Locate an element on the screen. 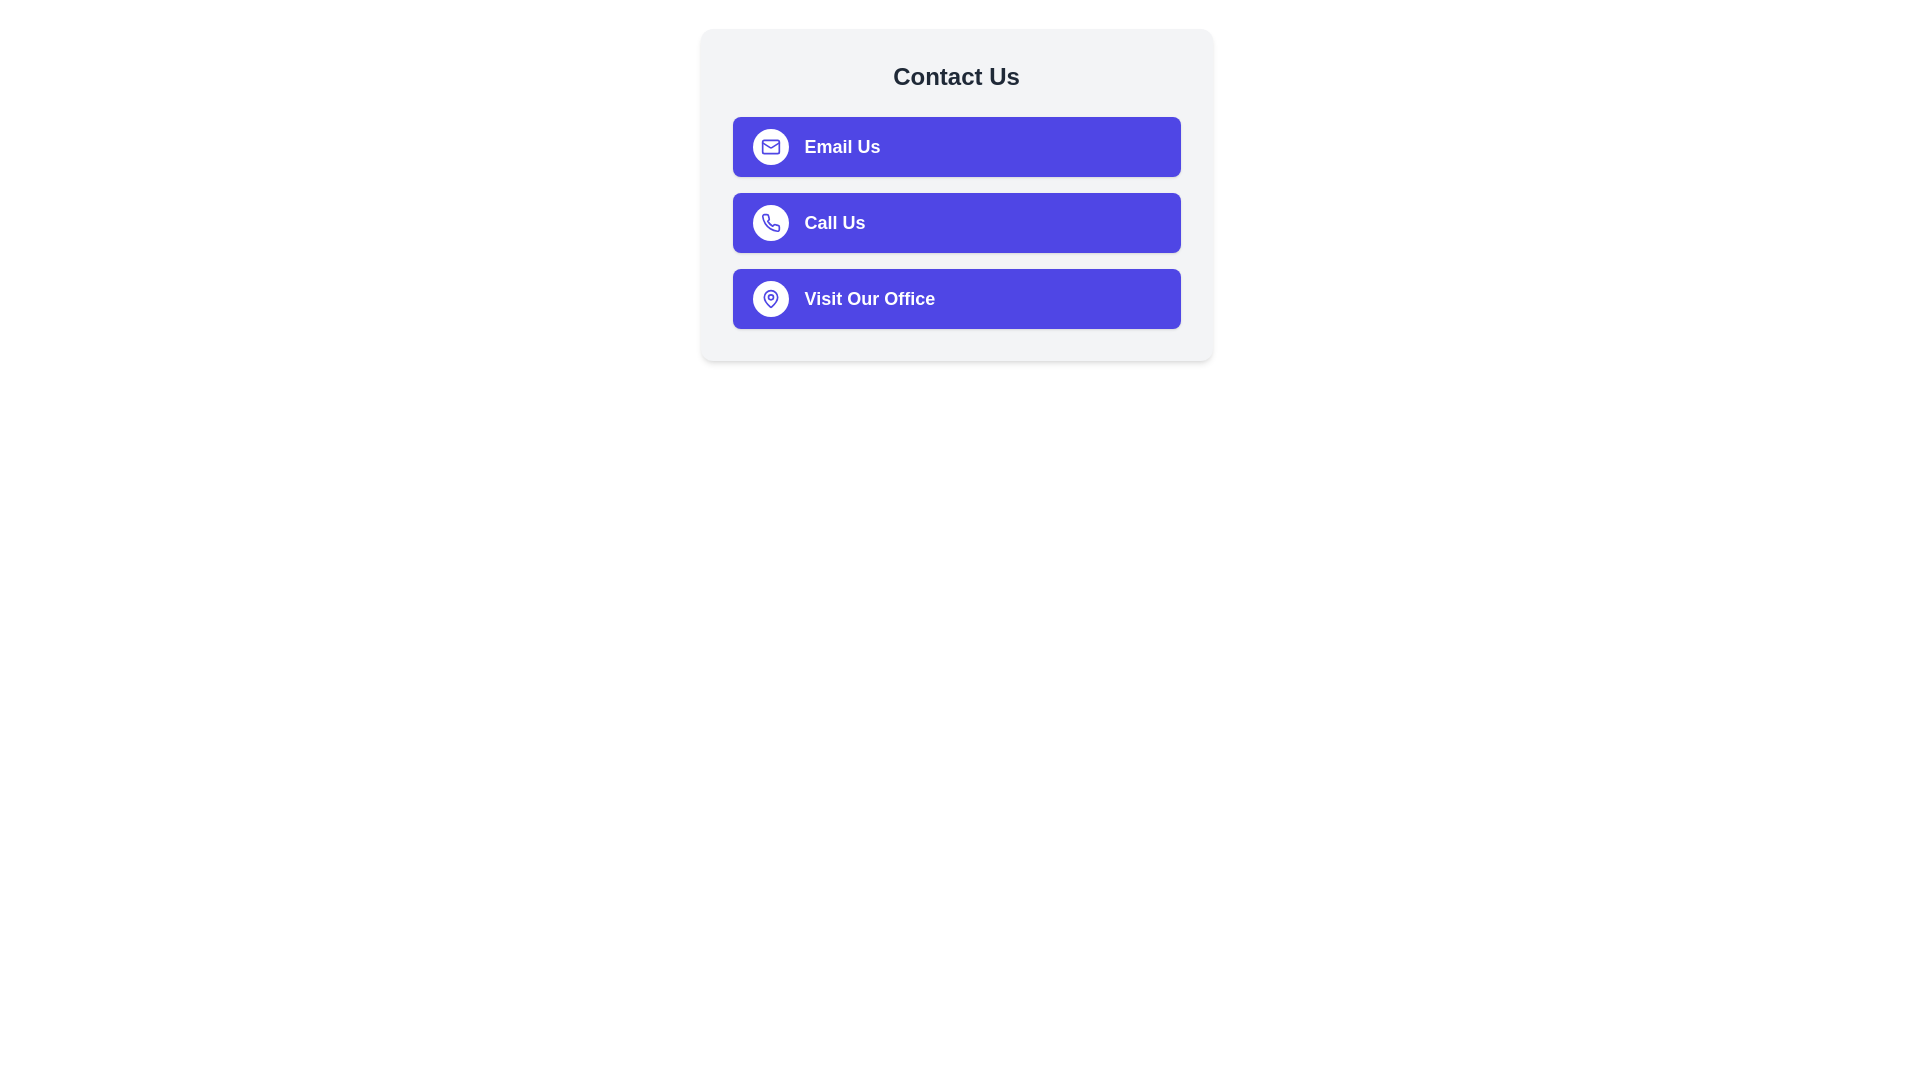  the 'Email Us' icon located at the top of the 'Contact Us' section, which is the first button among three vertically arranged buttons is located at coordinates (769, 145).